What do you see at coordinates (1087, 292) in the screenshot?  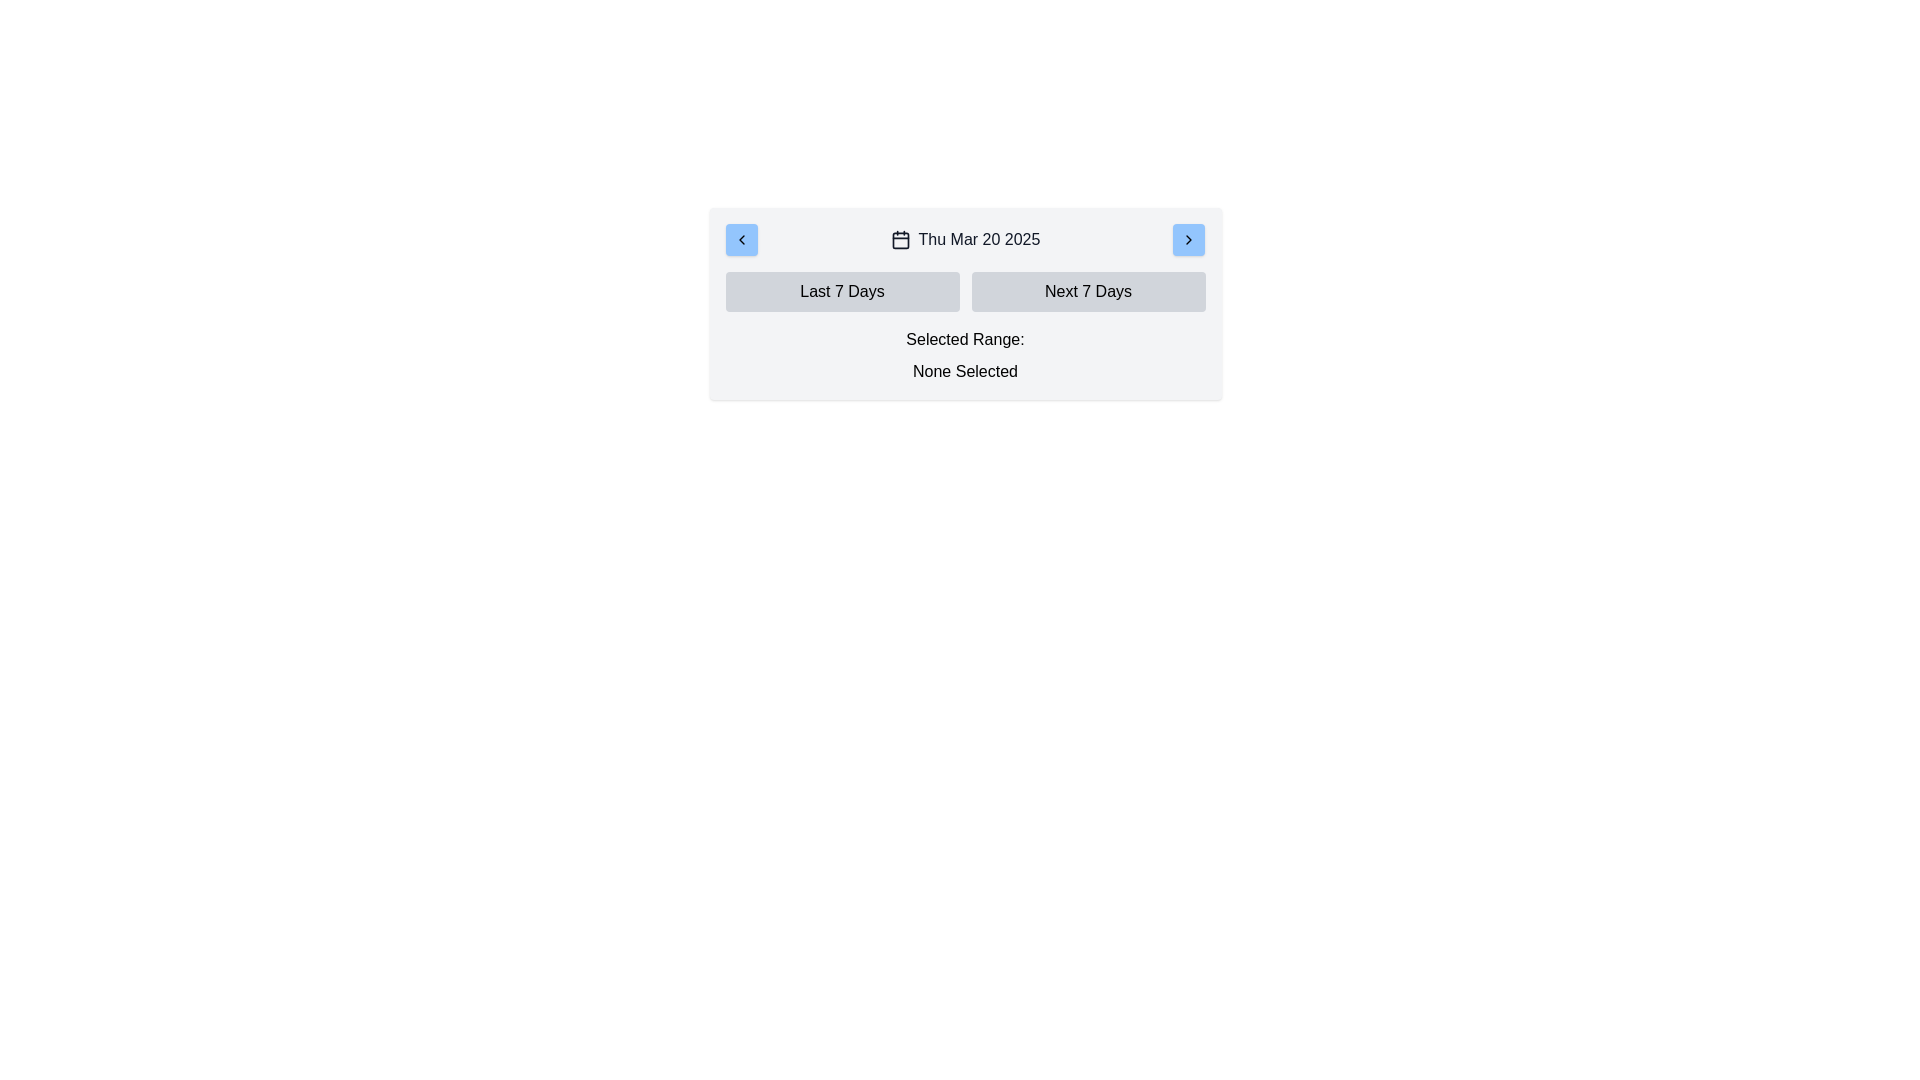 I see `the button located to the right of the 'Last 7 Days' button, which serves as a filter for viewing data for the next 7 days` at bounding box center [1087, 292].